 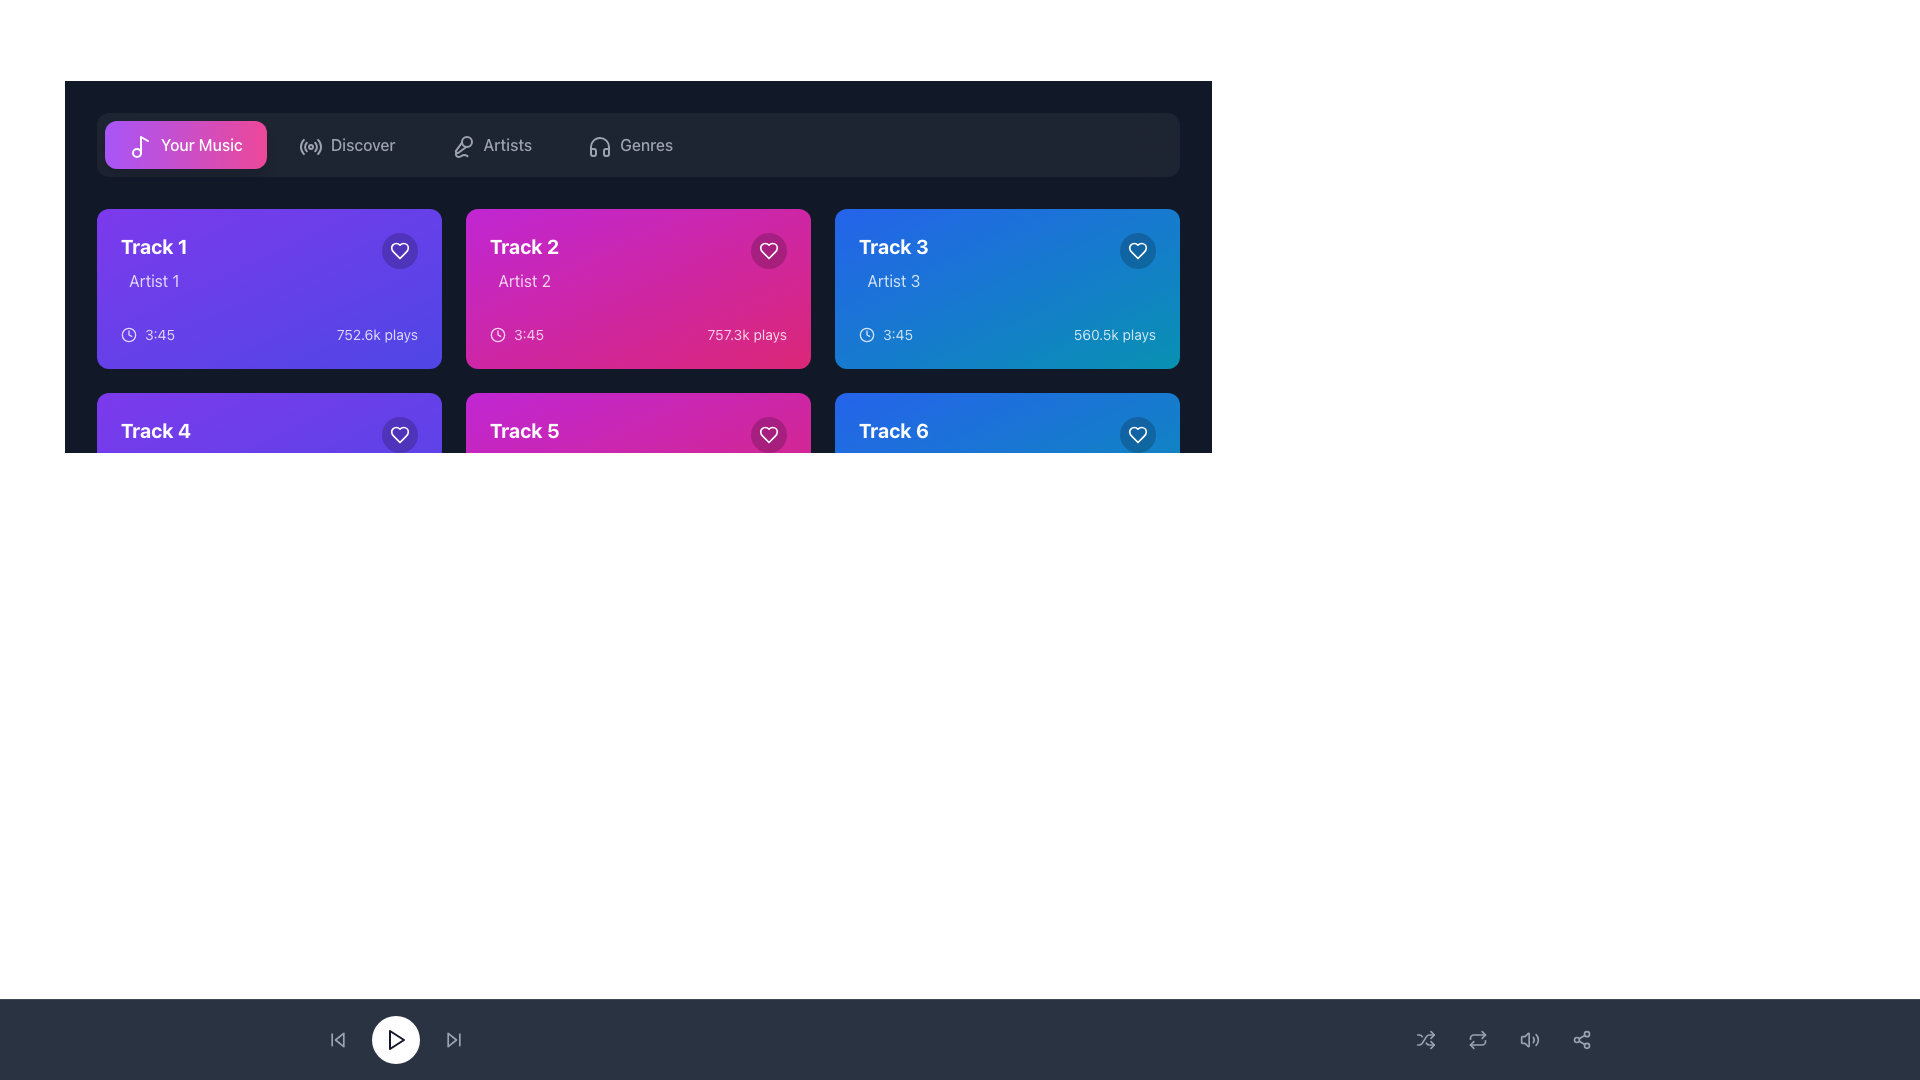 What do you see at coordinates (347, 144) in the screenshot?
I see `the 'Discover' button located in the horizontal navigation menu, which is positioned second from the left` at bounding box center [347, 144].